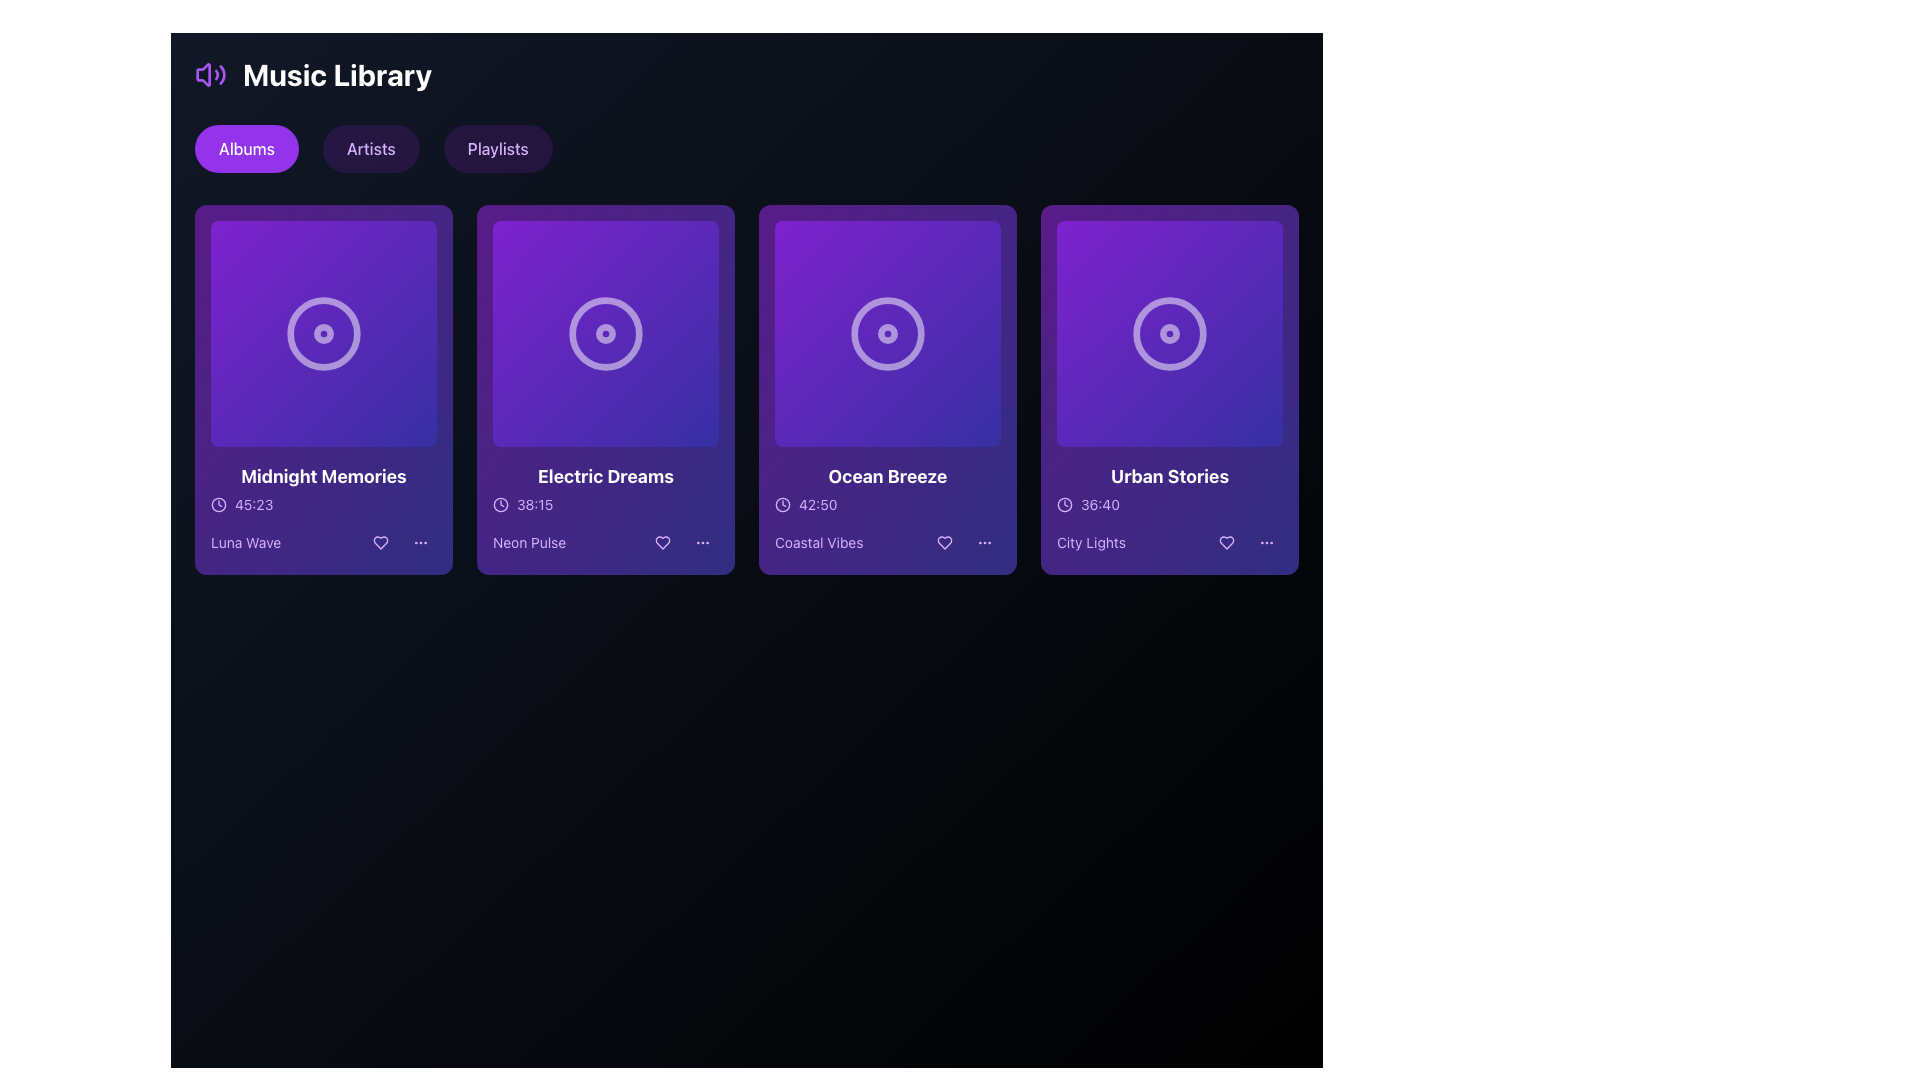 This screenshot has height=1080, width=1920. I want to click on the play icon button, which is a white triangular shape surrounded by a circular border, located in the center of the fourth purple card titled 'Urban Stories' under the 'Albums' section, so click(1170, 333).